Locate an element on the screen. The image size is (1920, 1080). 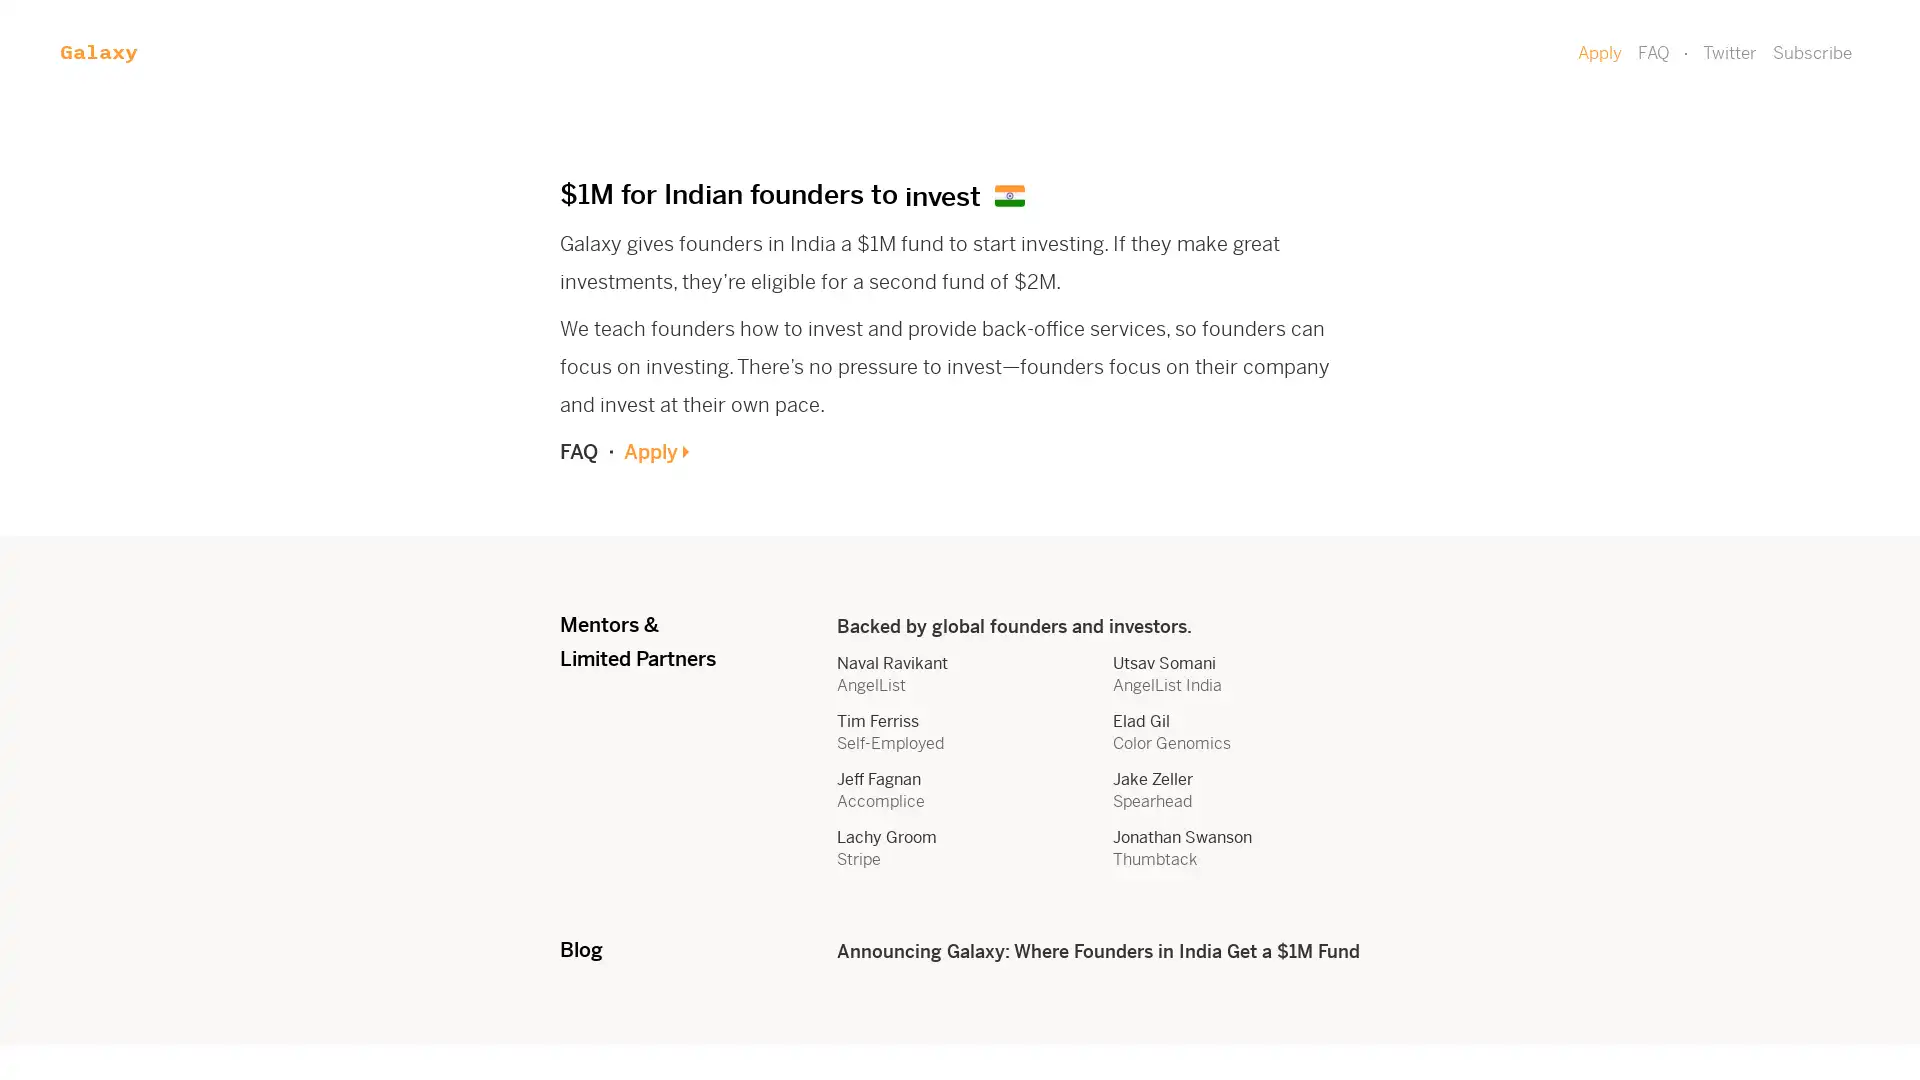
Subscribe is located at coordinates (1726, 59).